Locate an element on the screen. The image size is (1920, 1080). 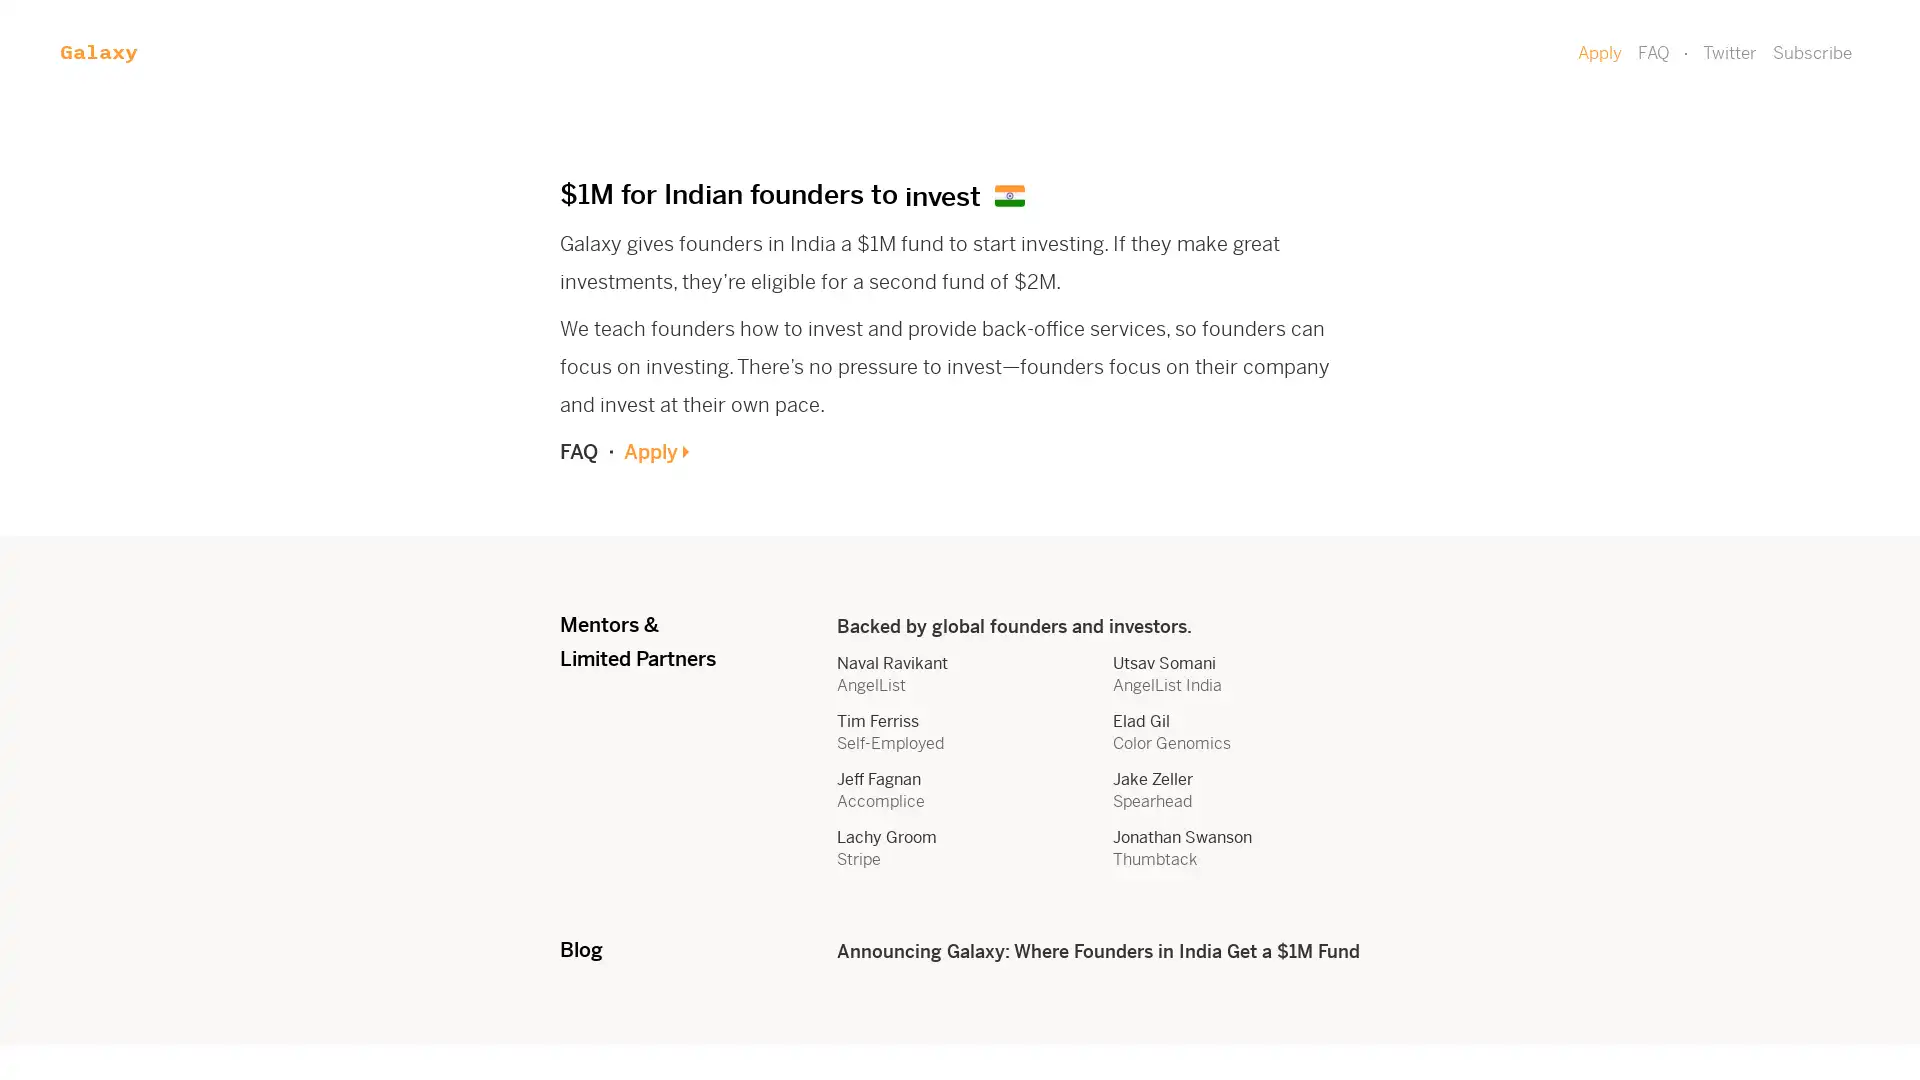
Subscribe is located at coordinates (1726, 59).